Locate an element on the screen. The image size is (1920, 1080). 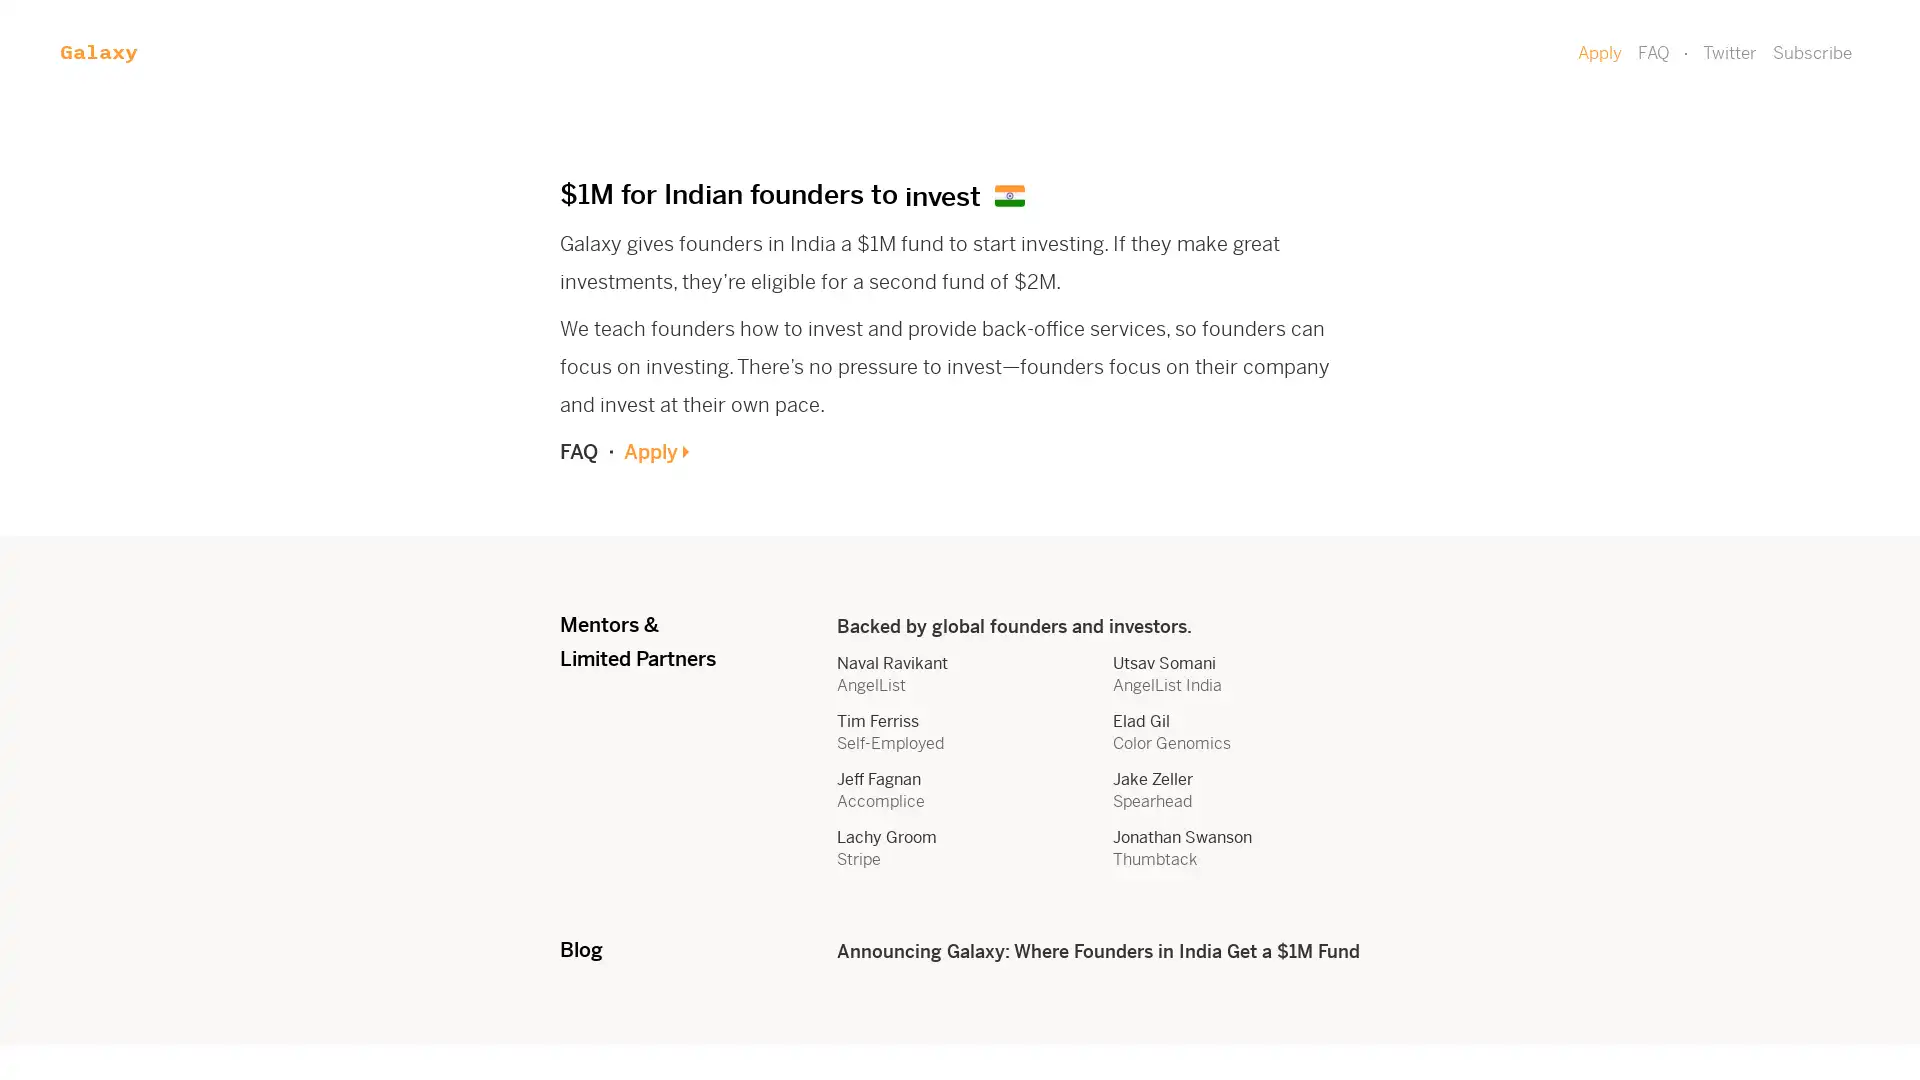
Subscribe is located at coordinates (1726, 59).